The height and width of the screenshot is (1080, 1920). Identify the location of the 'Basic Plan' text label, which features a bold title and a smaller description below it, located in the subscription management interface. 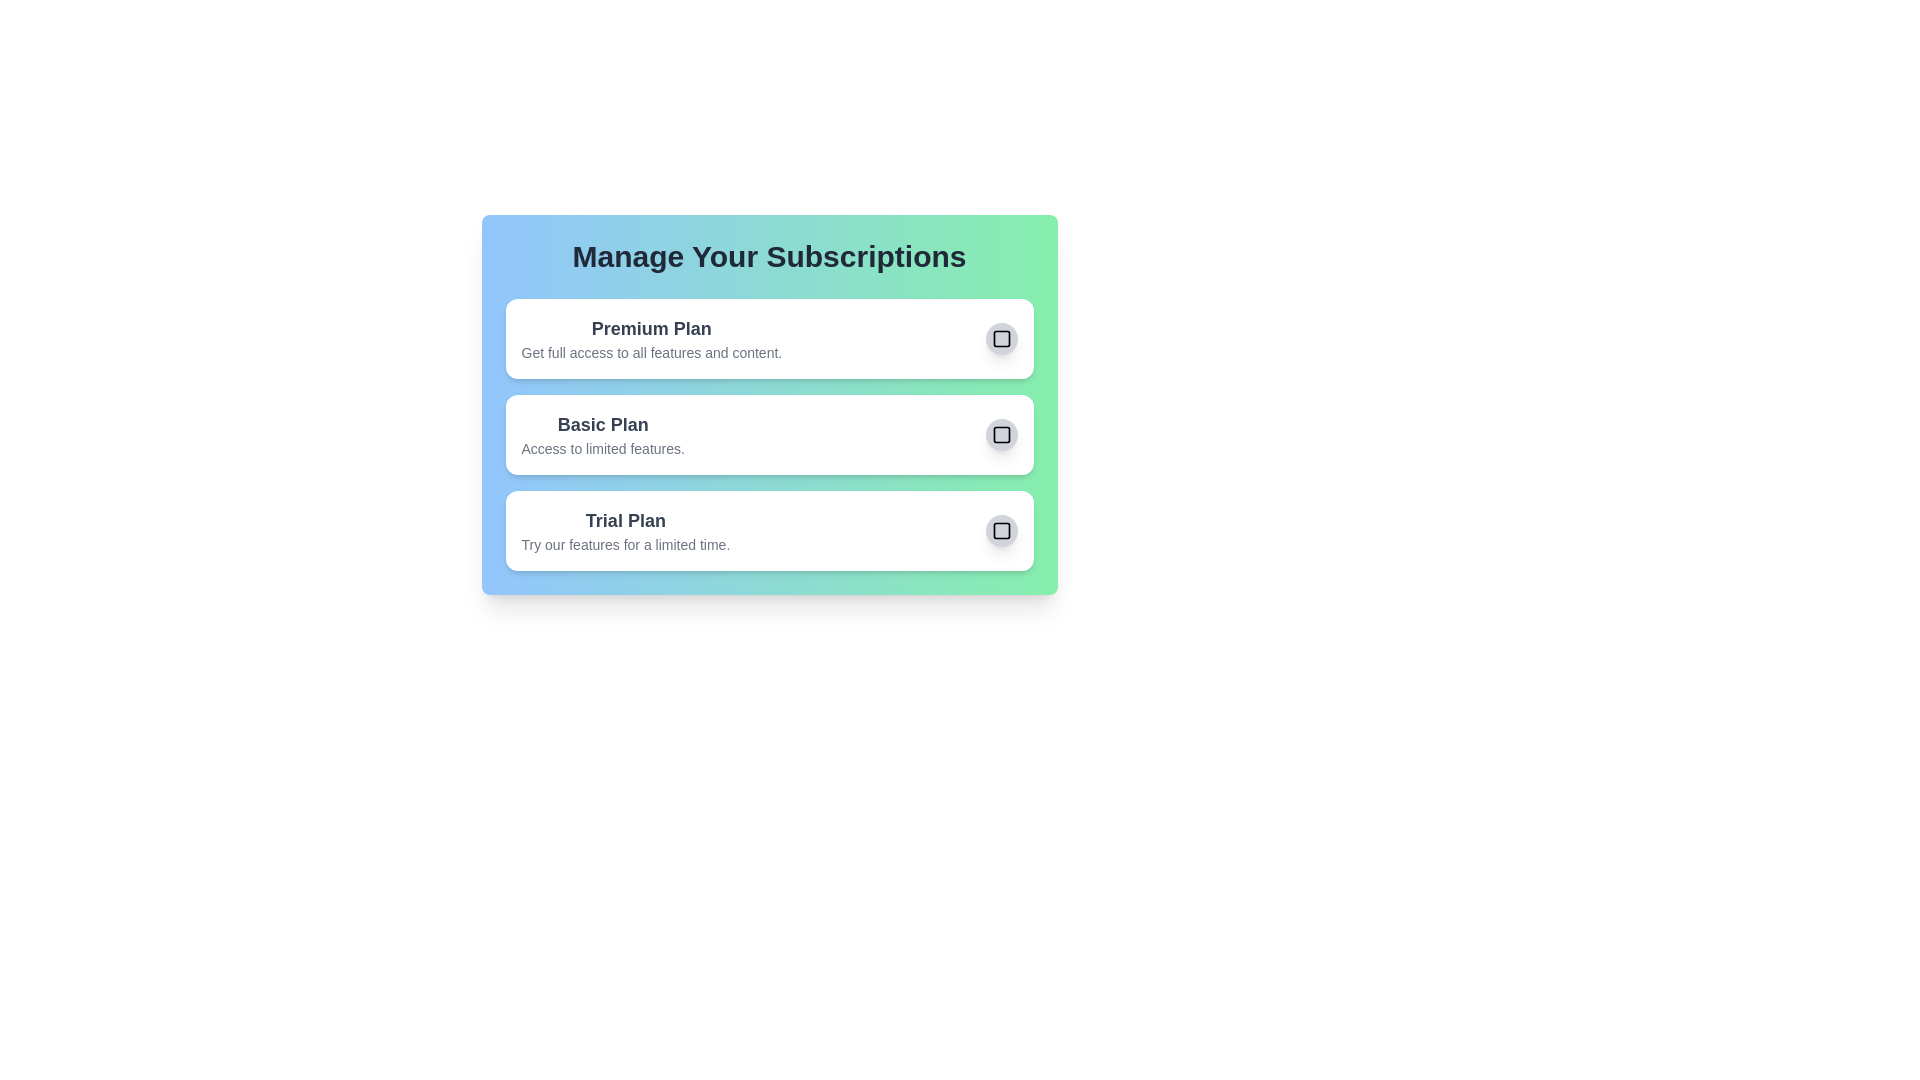
(602, 434).